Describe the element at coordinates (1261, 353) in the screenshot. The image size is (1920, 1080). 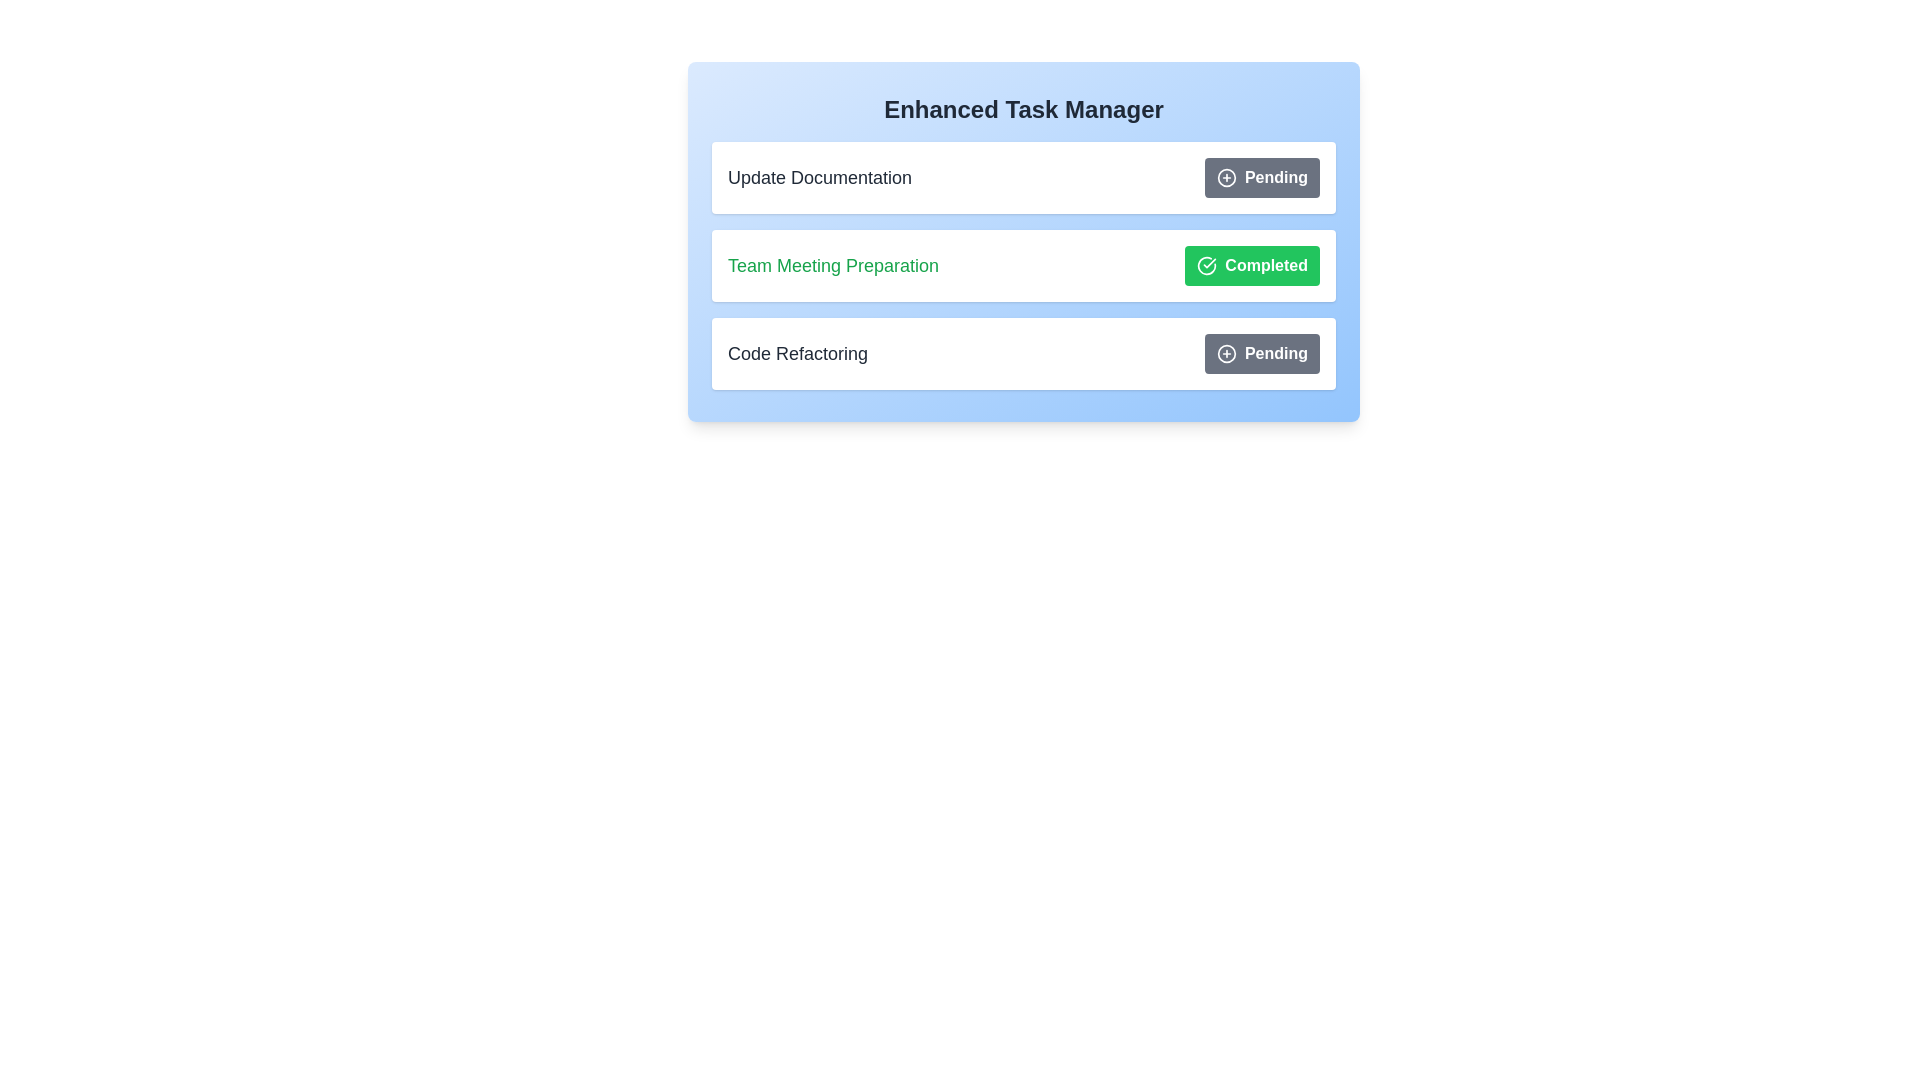
I see `status button for task Code Refactoring to toggle its status` at that location.